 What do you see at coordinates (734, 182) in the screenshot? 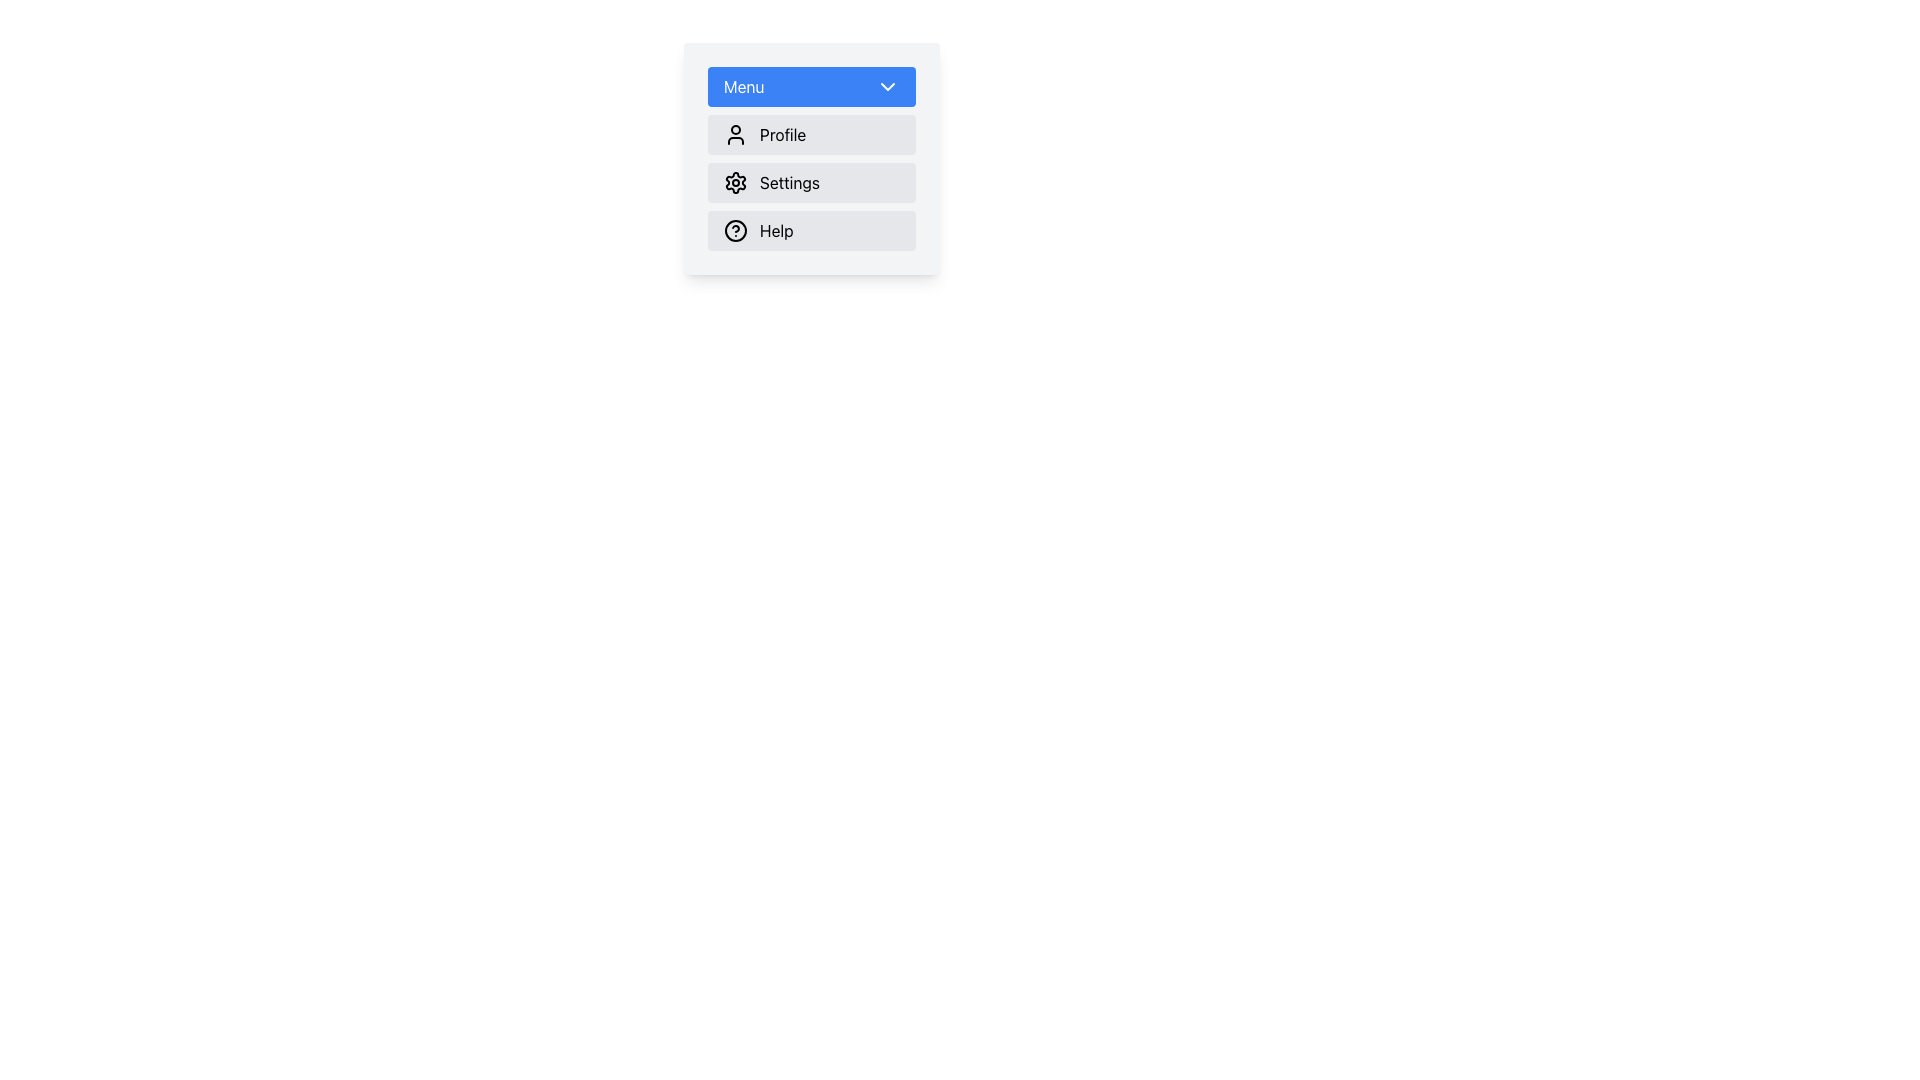
I see `the gear icon located in the dropdown menu next to the 'Settings' label to interact with it` at bounding box center [734, 182].